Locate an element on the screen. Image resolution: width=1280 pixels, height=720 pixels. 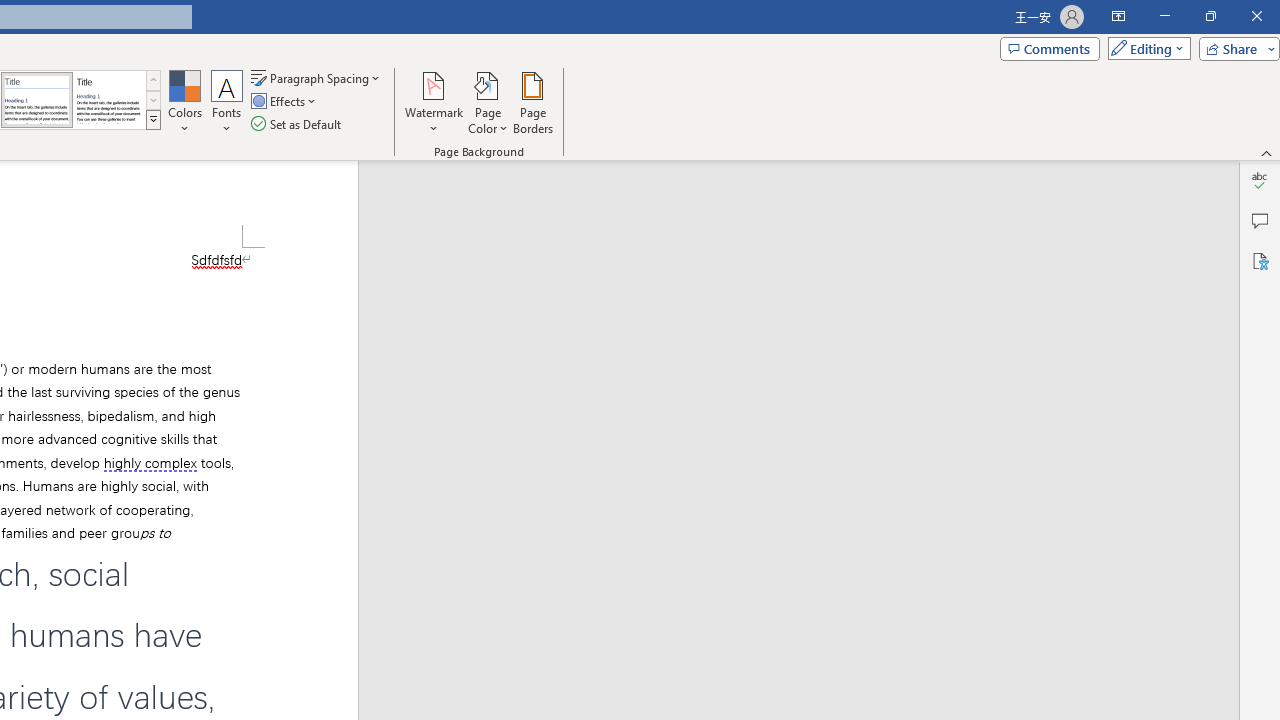
'Style Set' is located at coordinates (152, 120).